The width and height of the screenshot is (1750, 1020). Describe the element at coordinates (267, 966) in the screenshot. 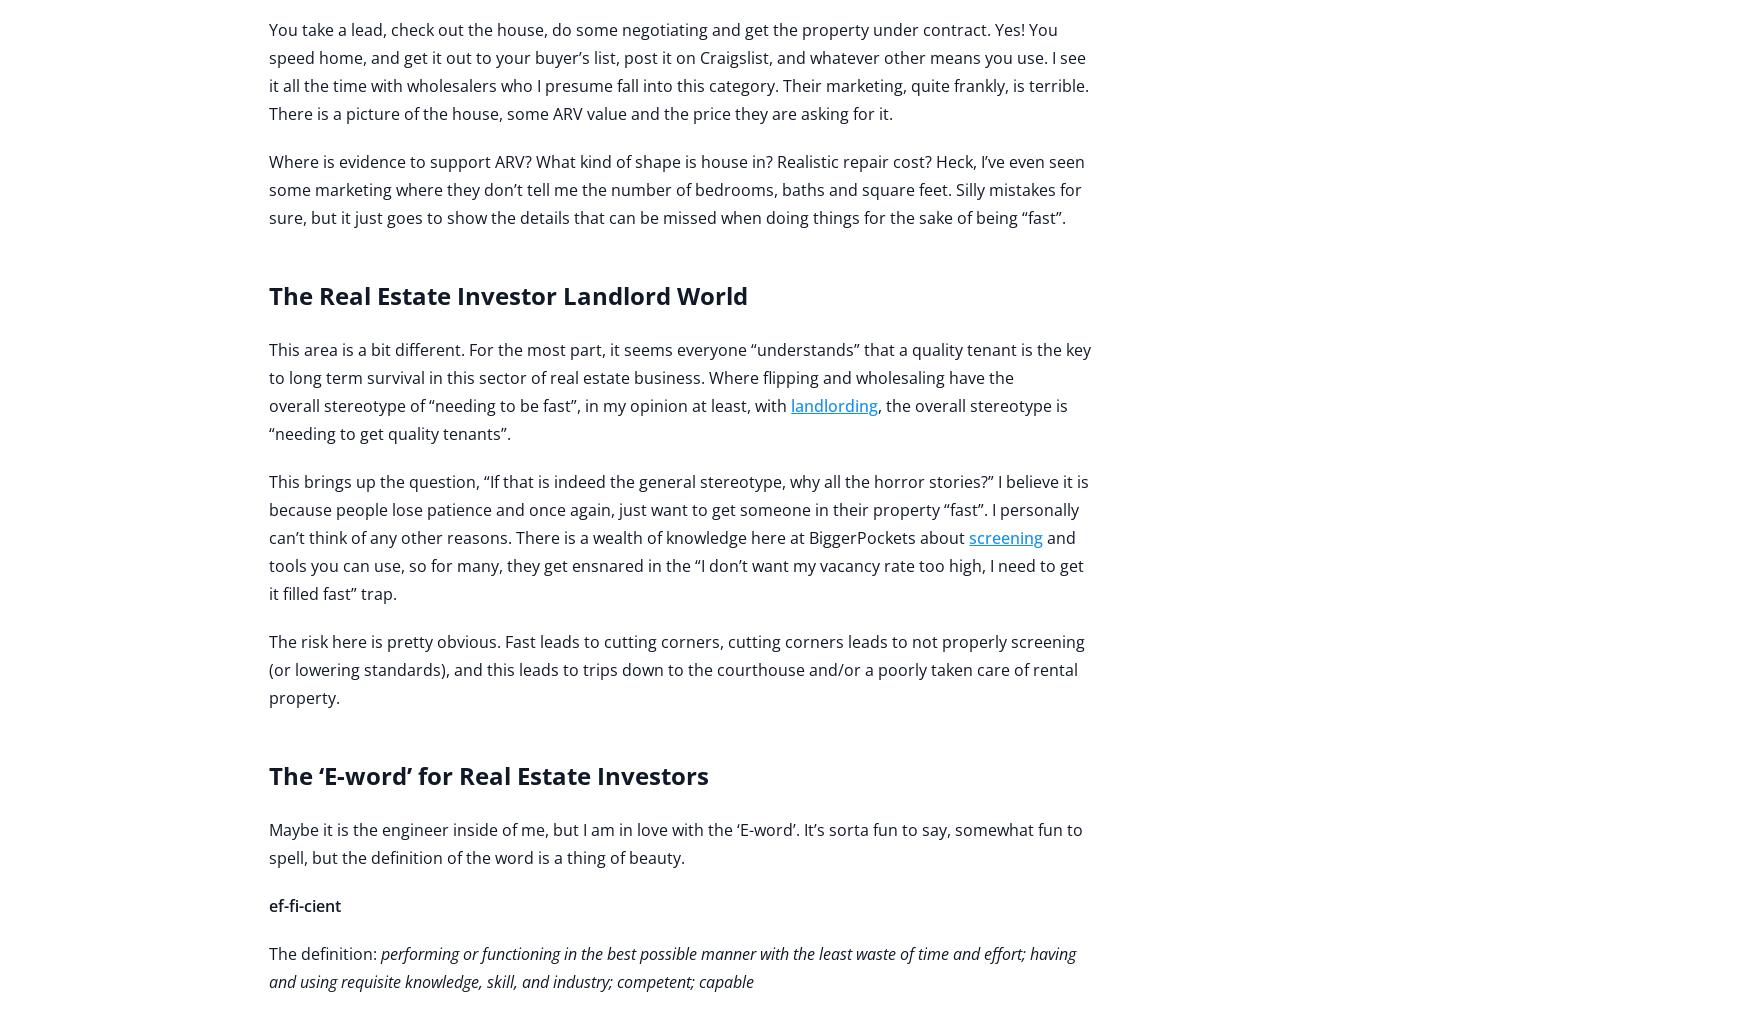

I see `'performing or functioning in the best possible manner with the least waste of time and effort; having and using requisite knowledge, skill, and industry; competent; capable'` at that location.